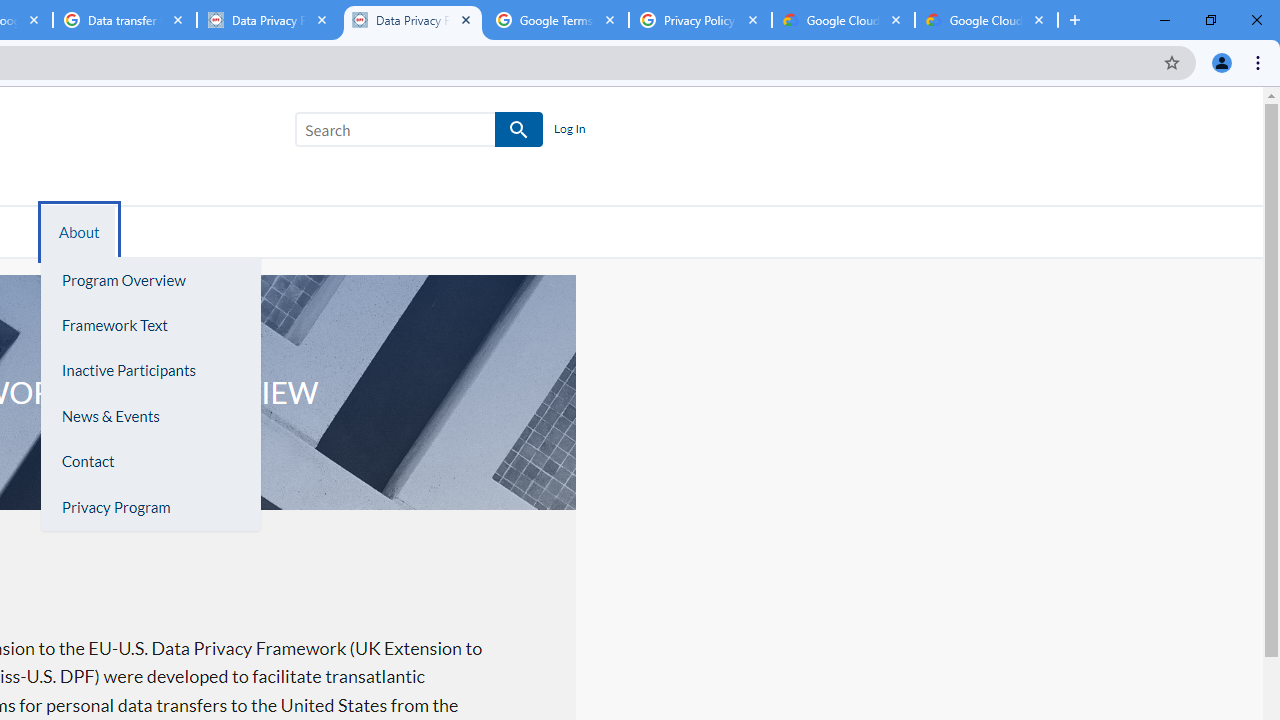  I want to click on 'SEARCH', so click(519, 130).